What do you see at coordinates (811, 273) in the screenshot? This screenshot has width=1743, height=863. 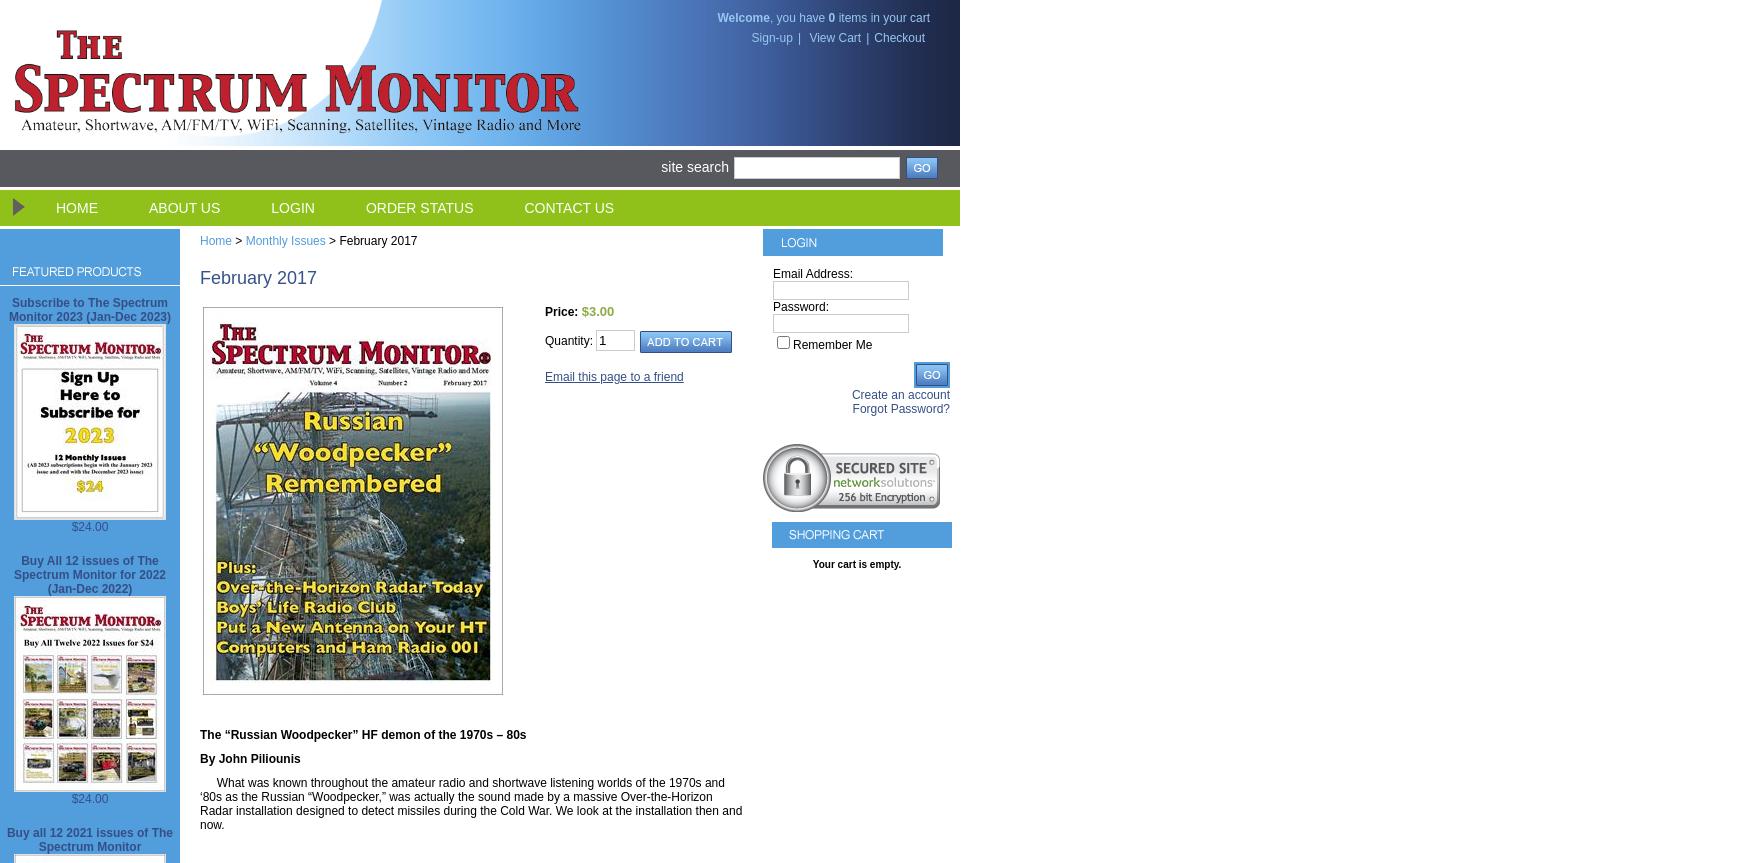 I see `'Email Address:'` at bounding box center [811, 273].